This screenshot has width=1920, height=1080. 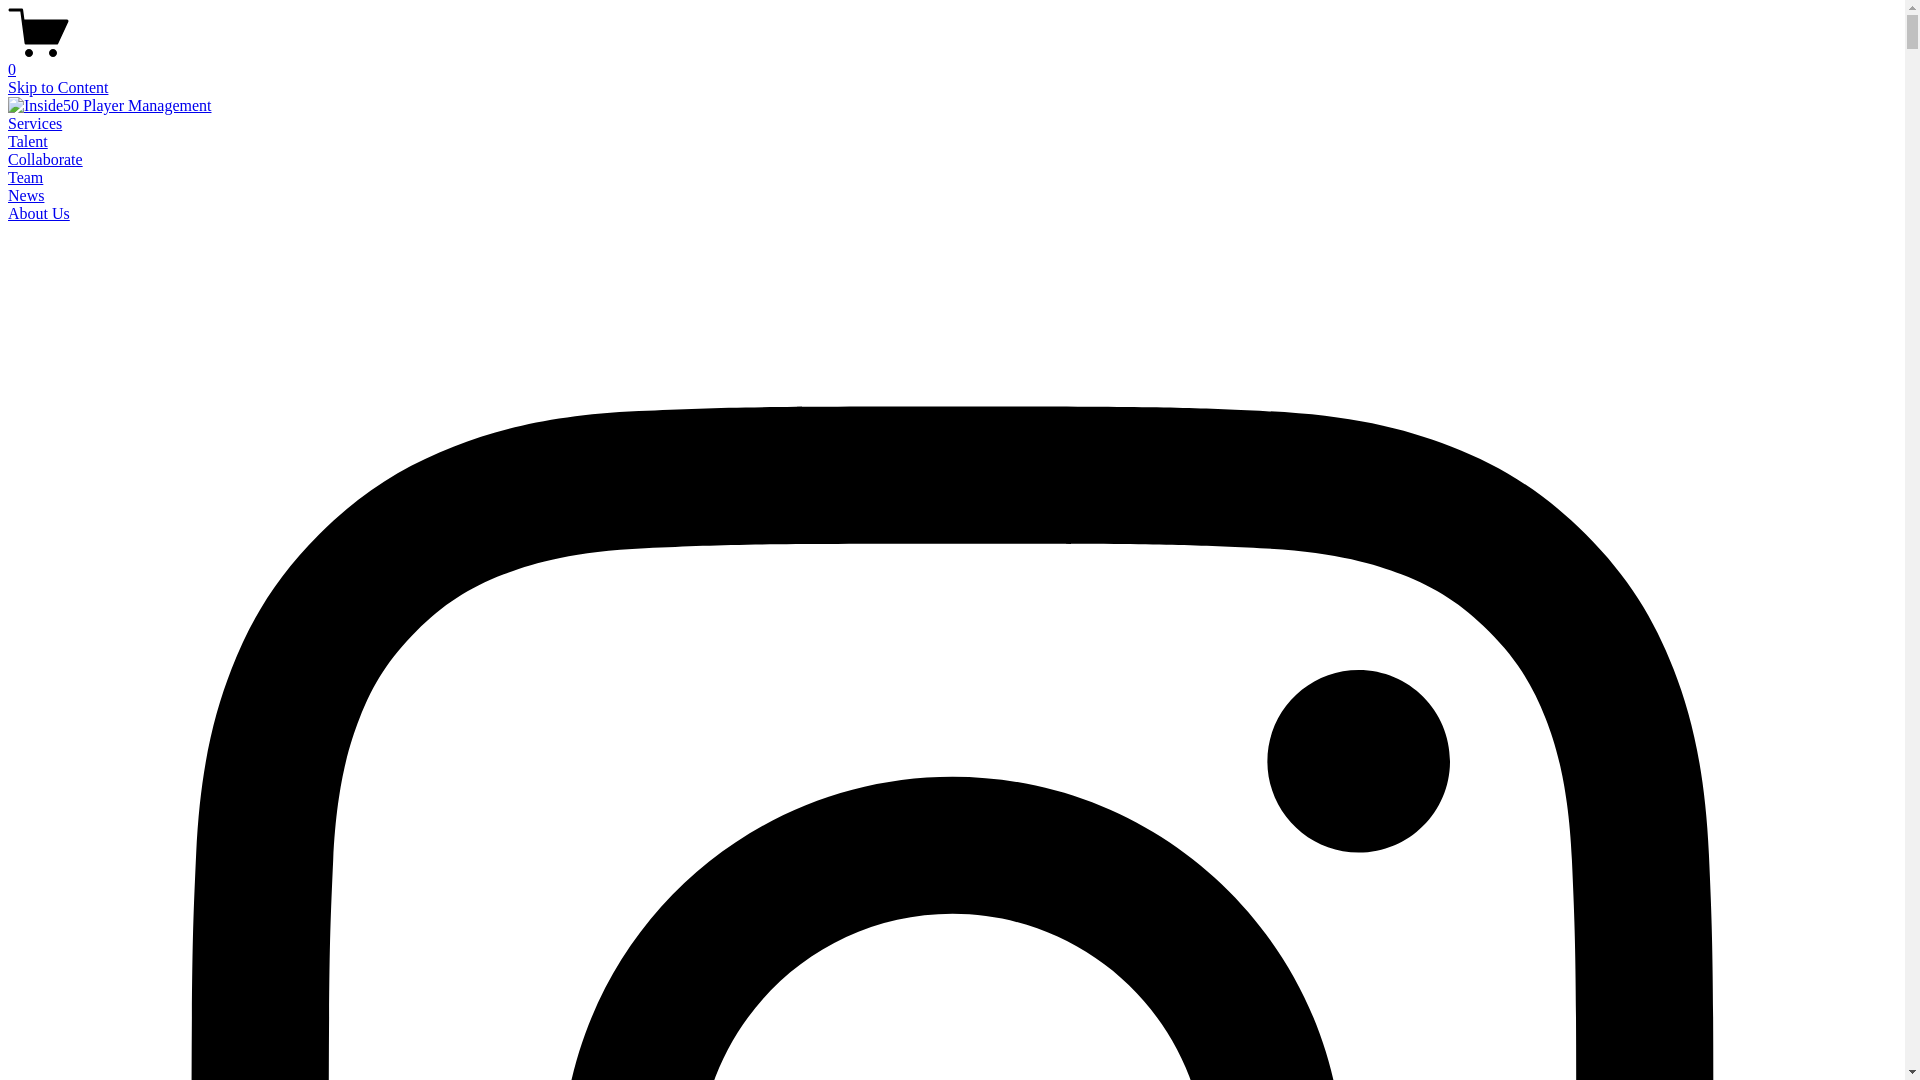 I want to click on 'Team', so click(x=25, y=176).